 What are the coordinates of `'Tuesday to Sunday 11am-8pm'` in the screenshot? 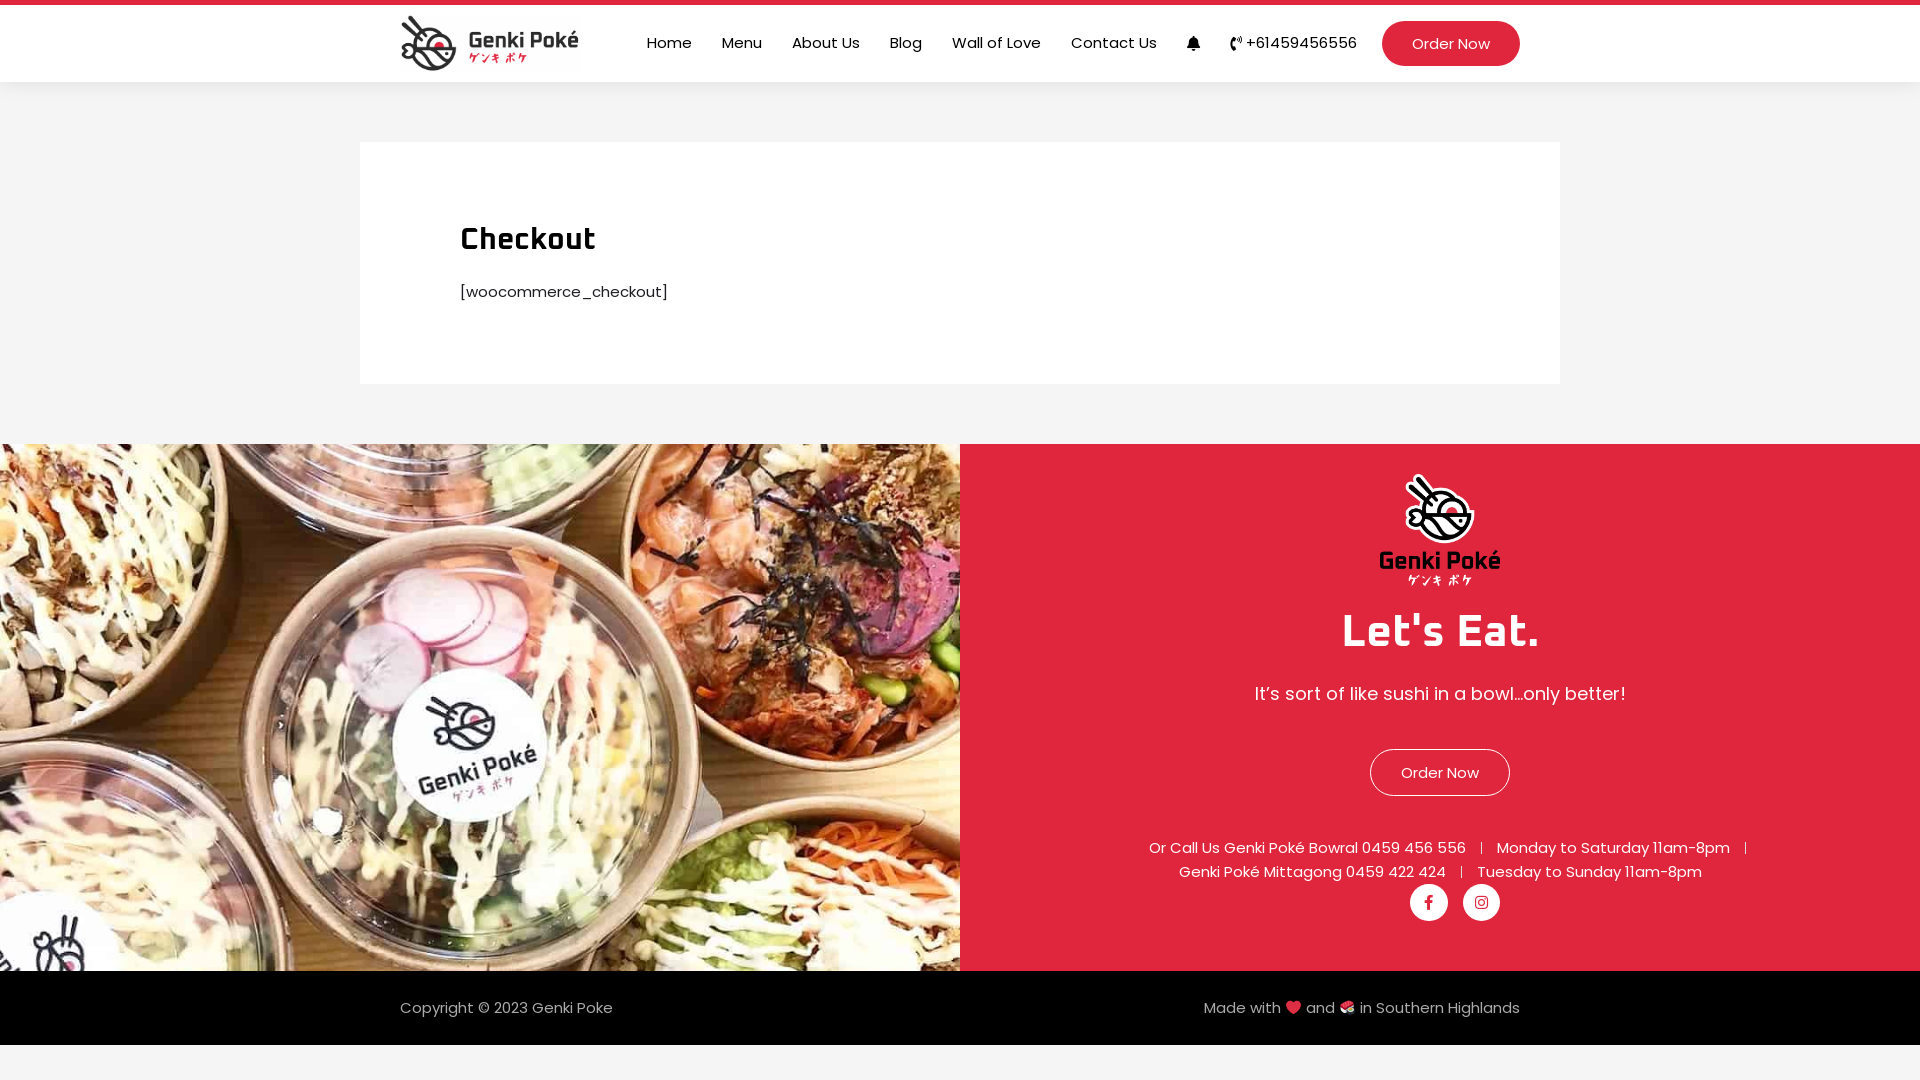 It's located at (1587, 870).